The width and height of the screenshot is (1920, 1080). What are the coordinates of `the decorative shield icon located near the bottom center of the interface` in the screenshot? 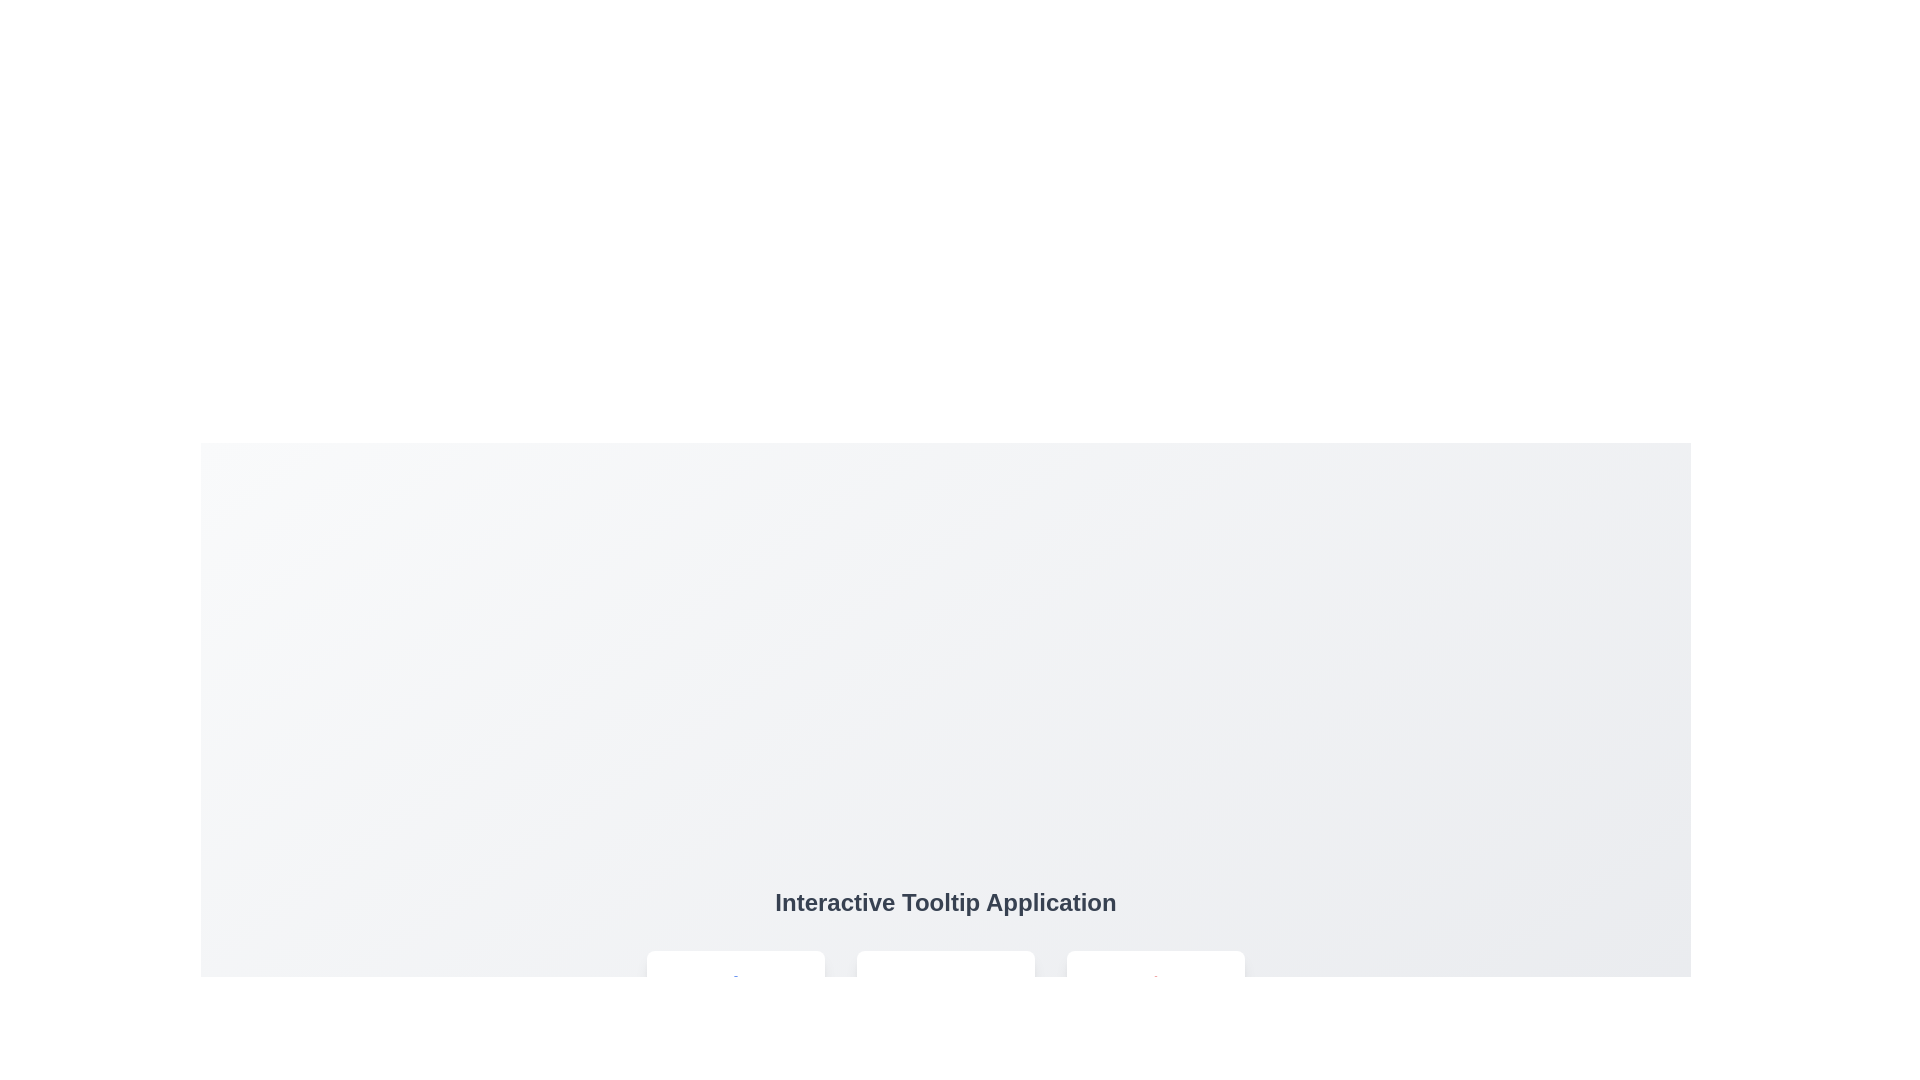 It's located at (1156, 992).